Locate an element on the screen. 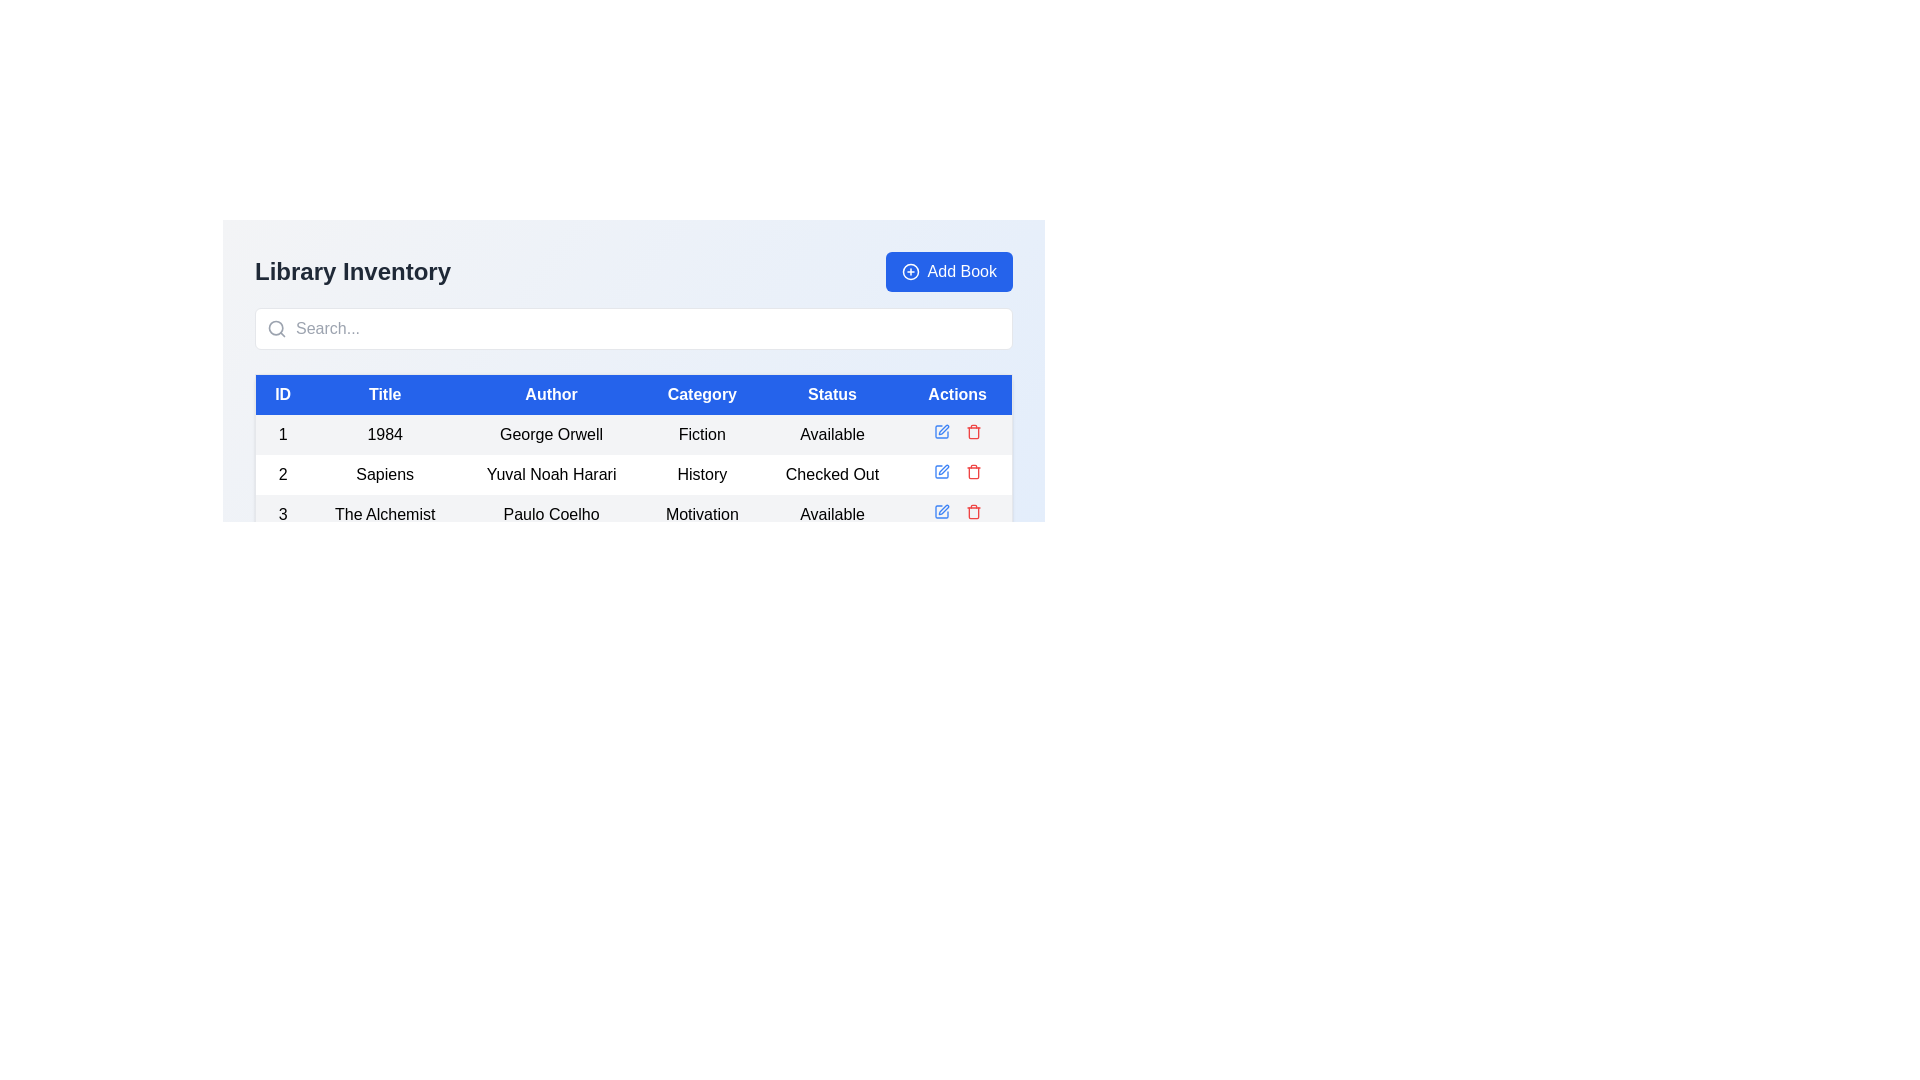 This screenshot has width=1920, height=1080. the red trash icon in the Action Button Group located in the last column of the table, second row, corresponding to the book 'Sapiens' is located at coordinates (956, 474).